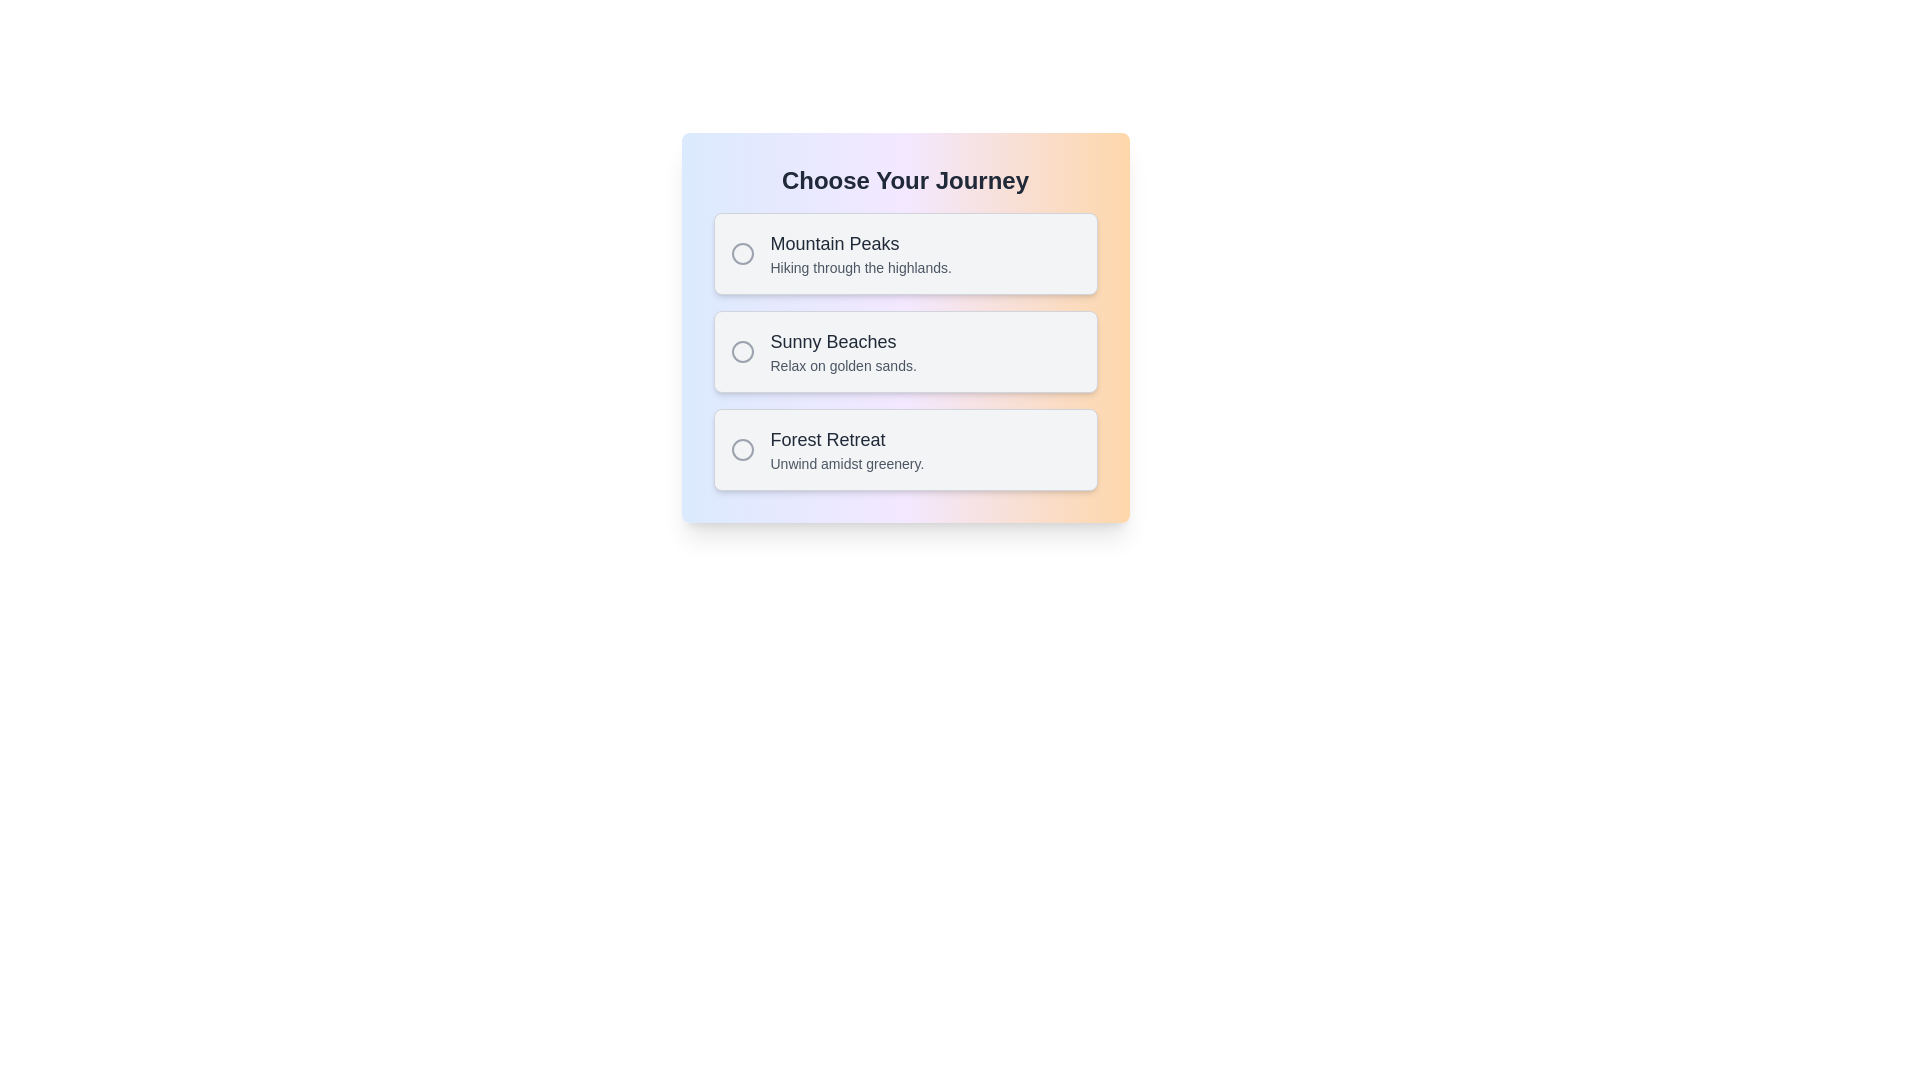 Image resolution: width=1920 pixels, height=1080 pixels. I want to click on the second interactive card labeled 'Sunny Beaches' in the 'Choose Your Journey' panel, so click(904, 350).